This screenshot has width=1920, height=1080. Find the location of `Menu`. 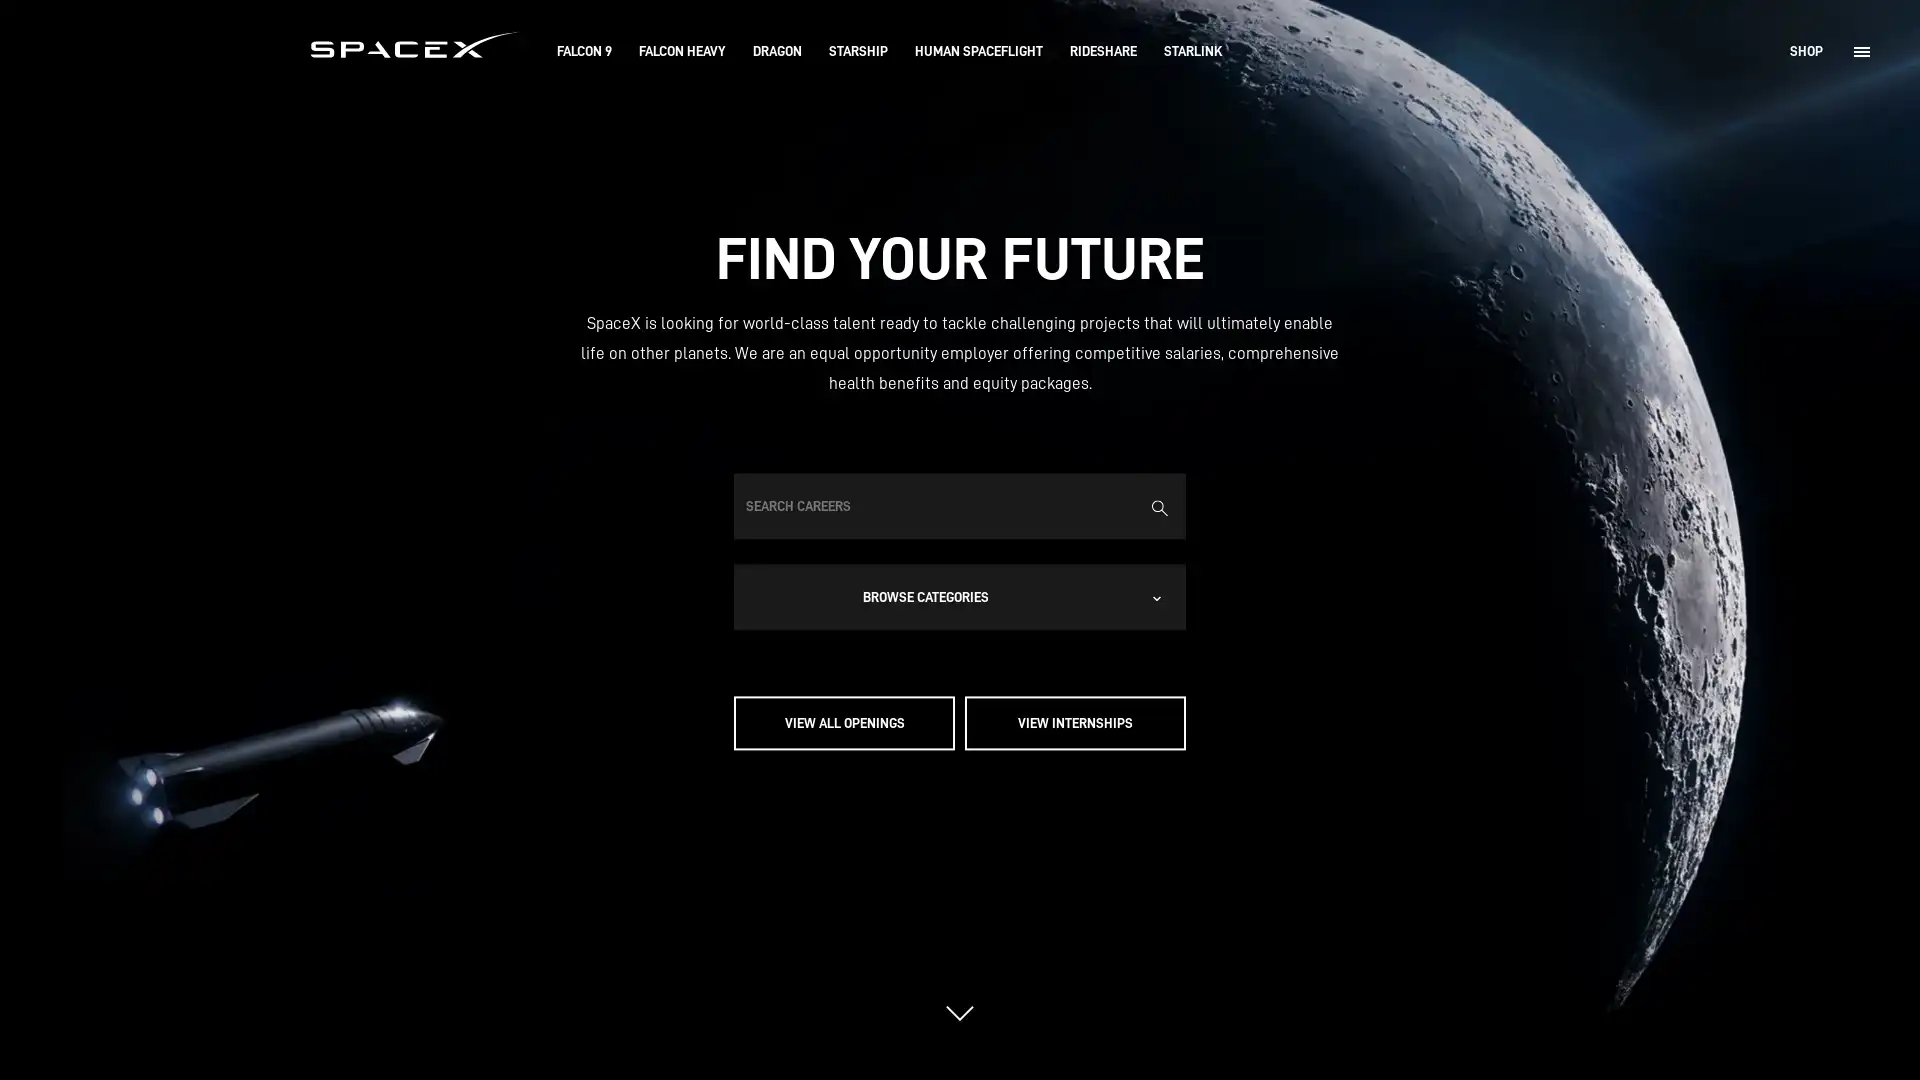

Menu is located at coordinates (1861, 50).